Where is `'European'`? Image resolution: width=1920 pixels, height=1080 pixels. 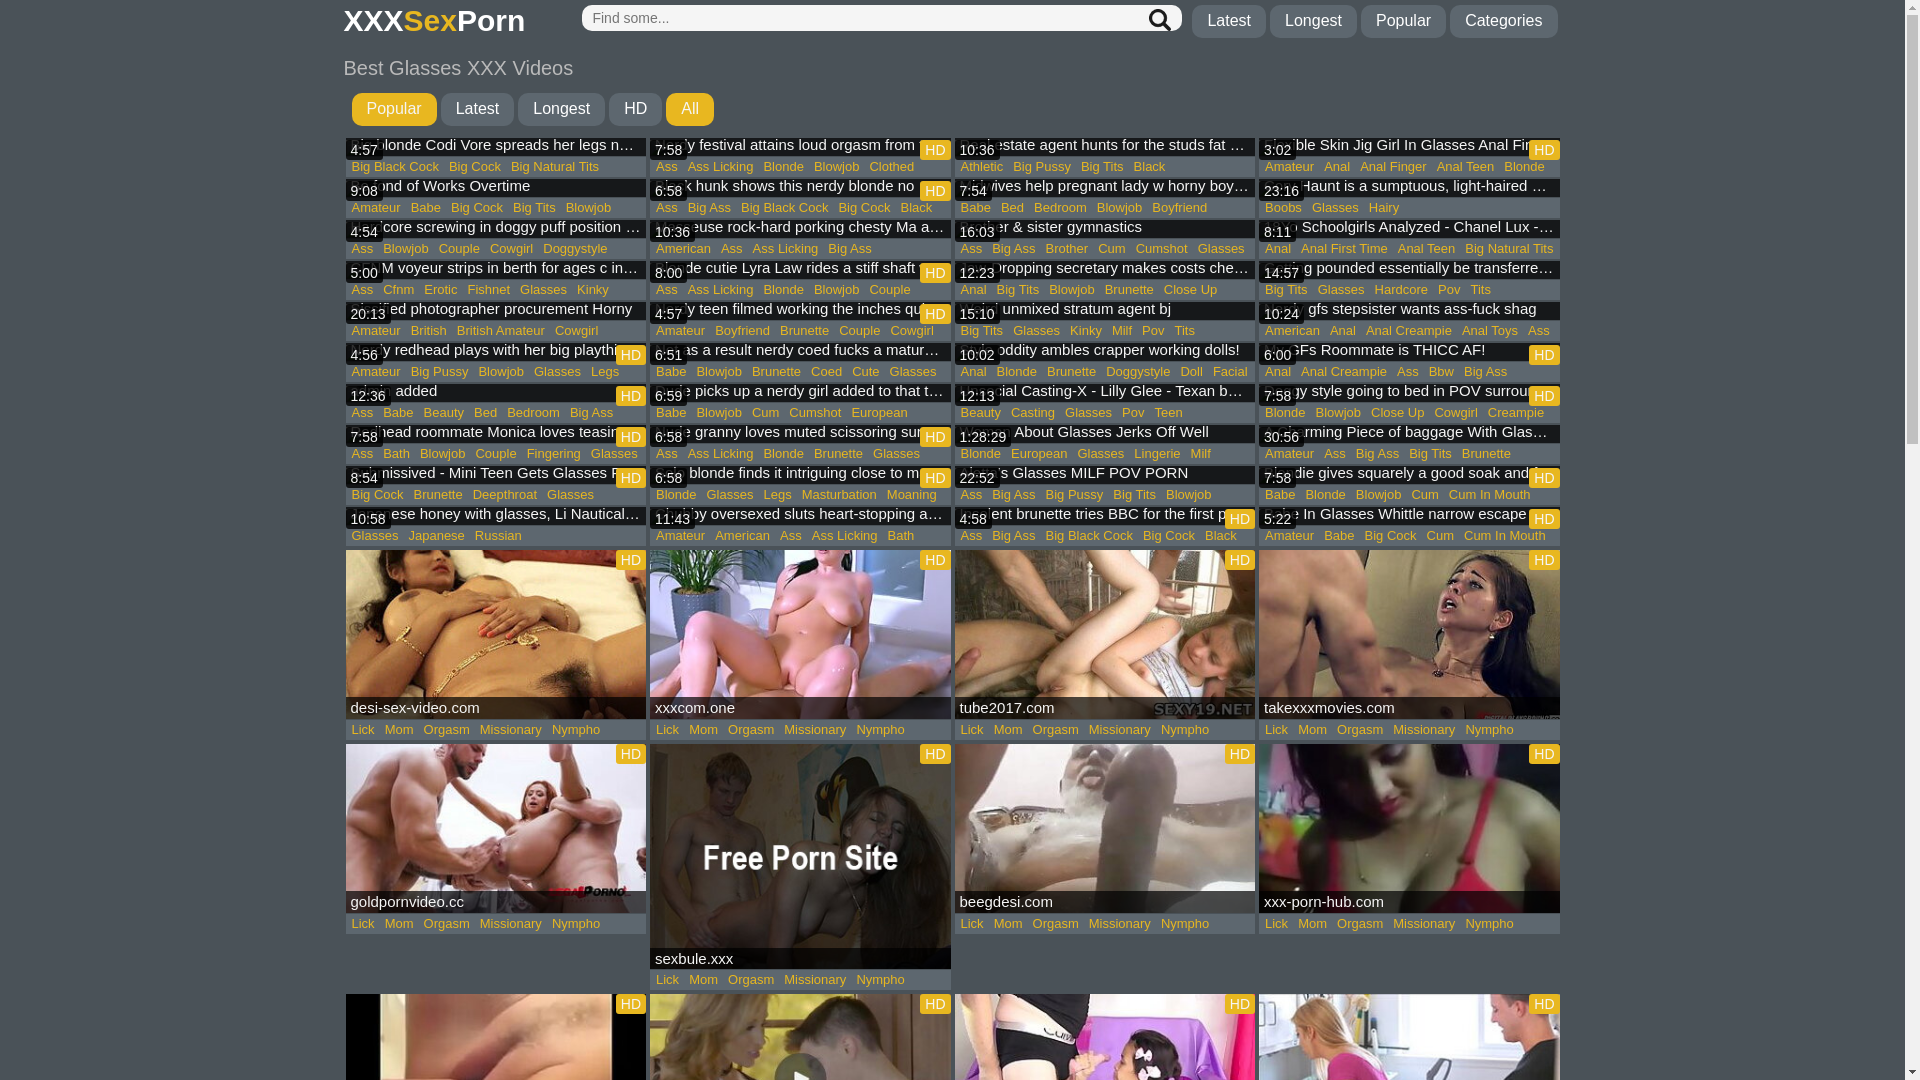
'European' is located at coordinates (1038, 454).